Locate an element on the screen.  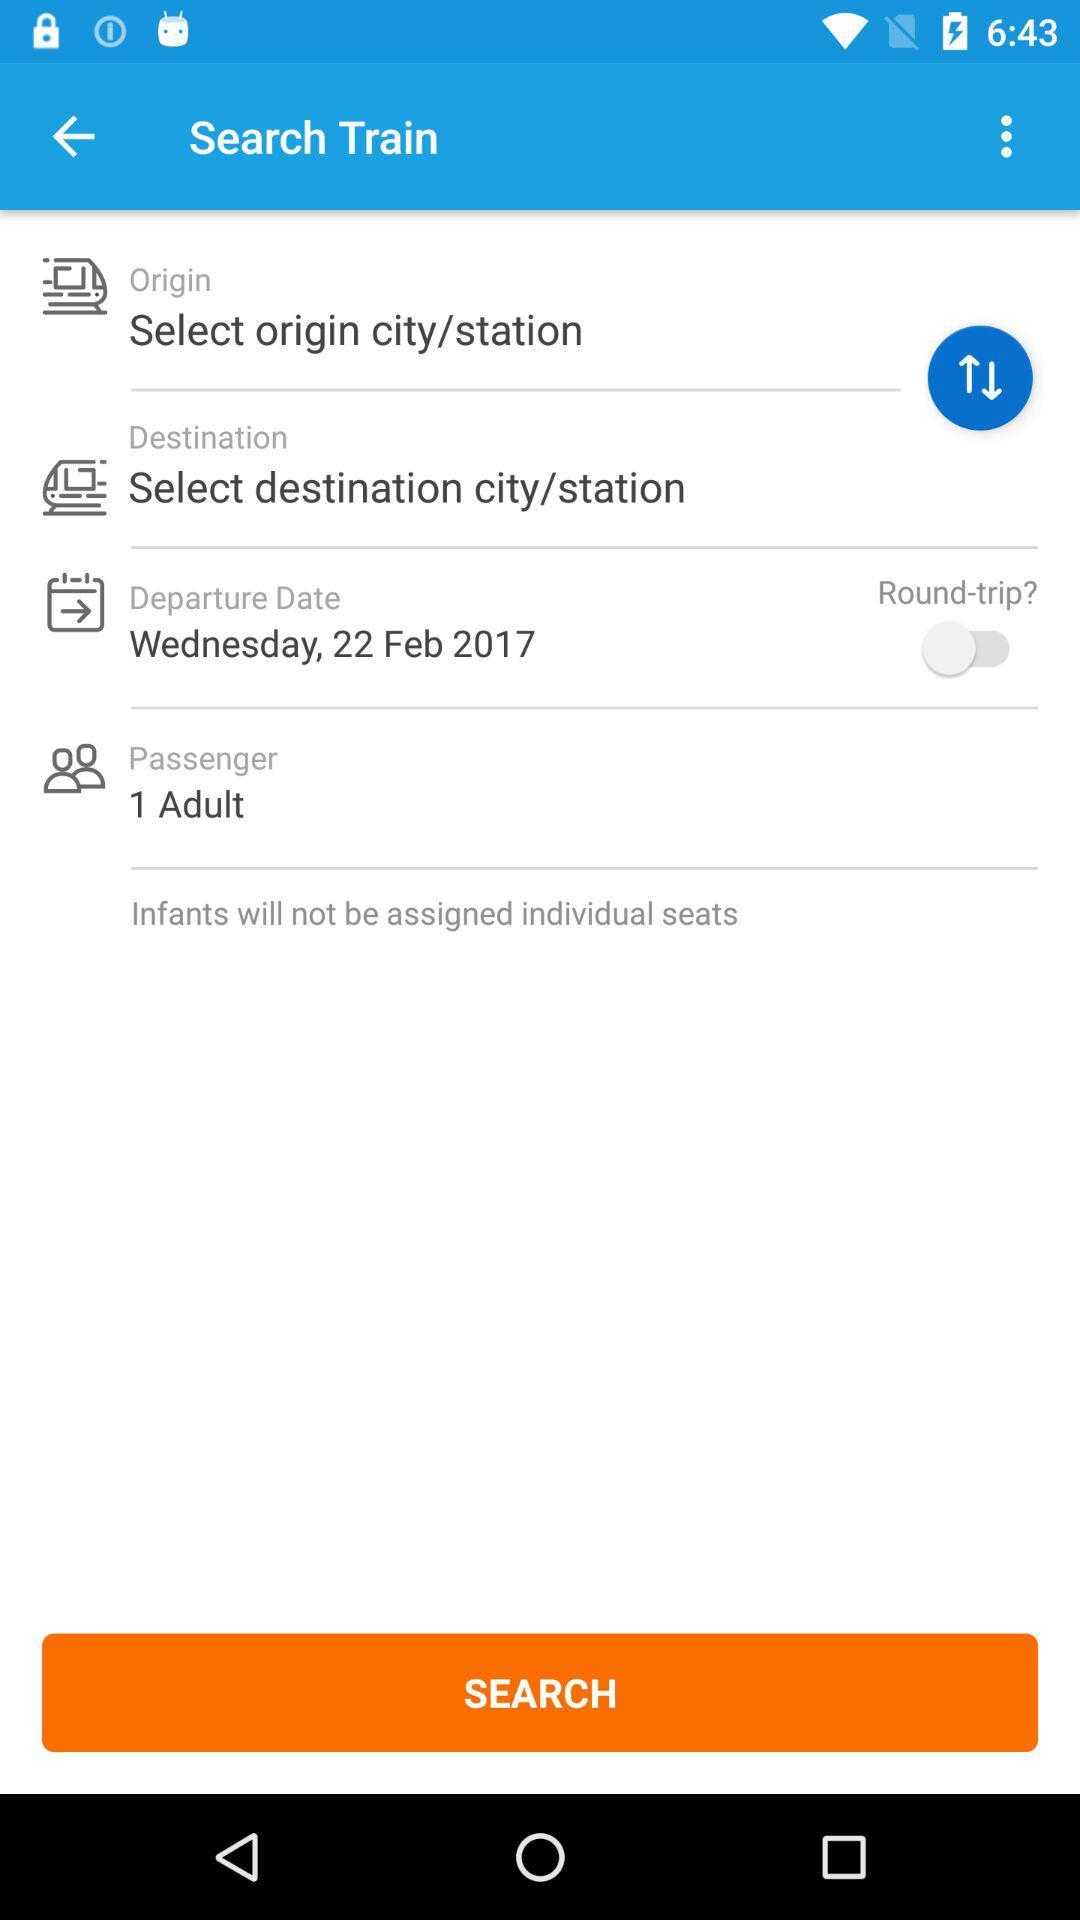
the swap icon is located at coordinates (979, 378).